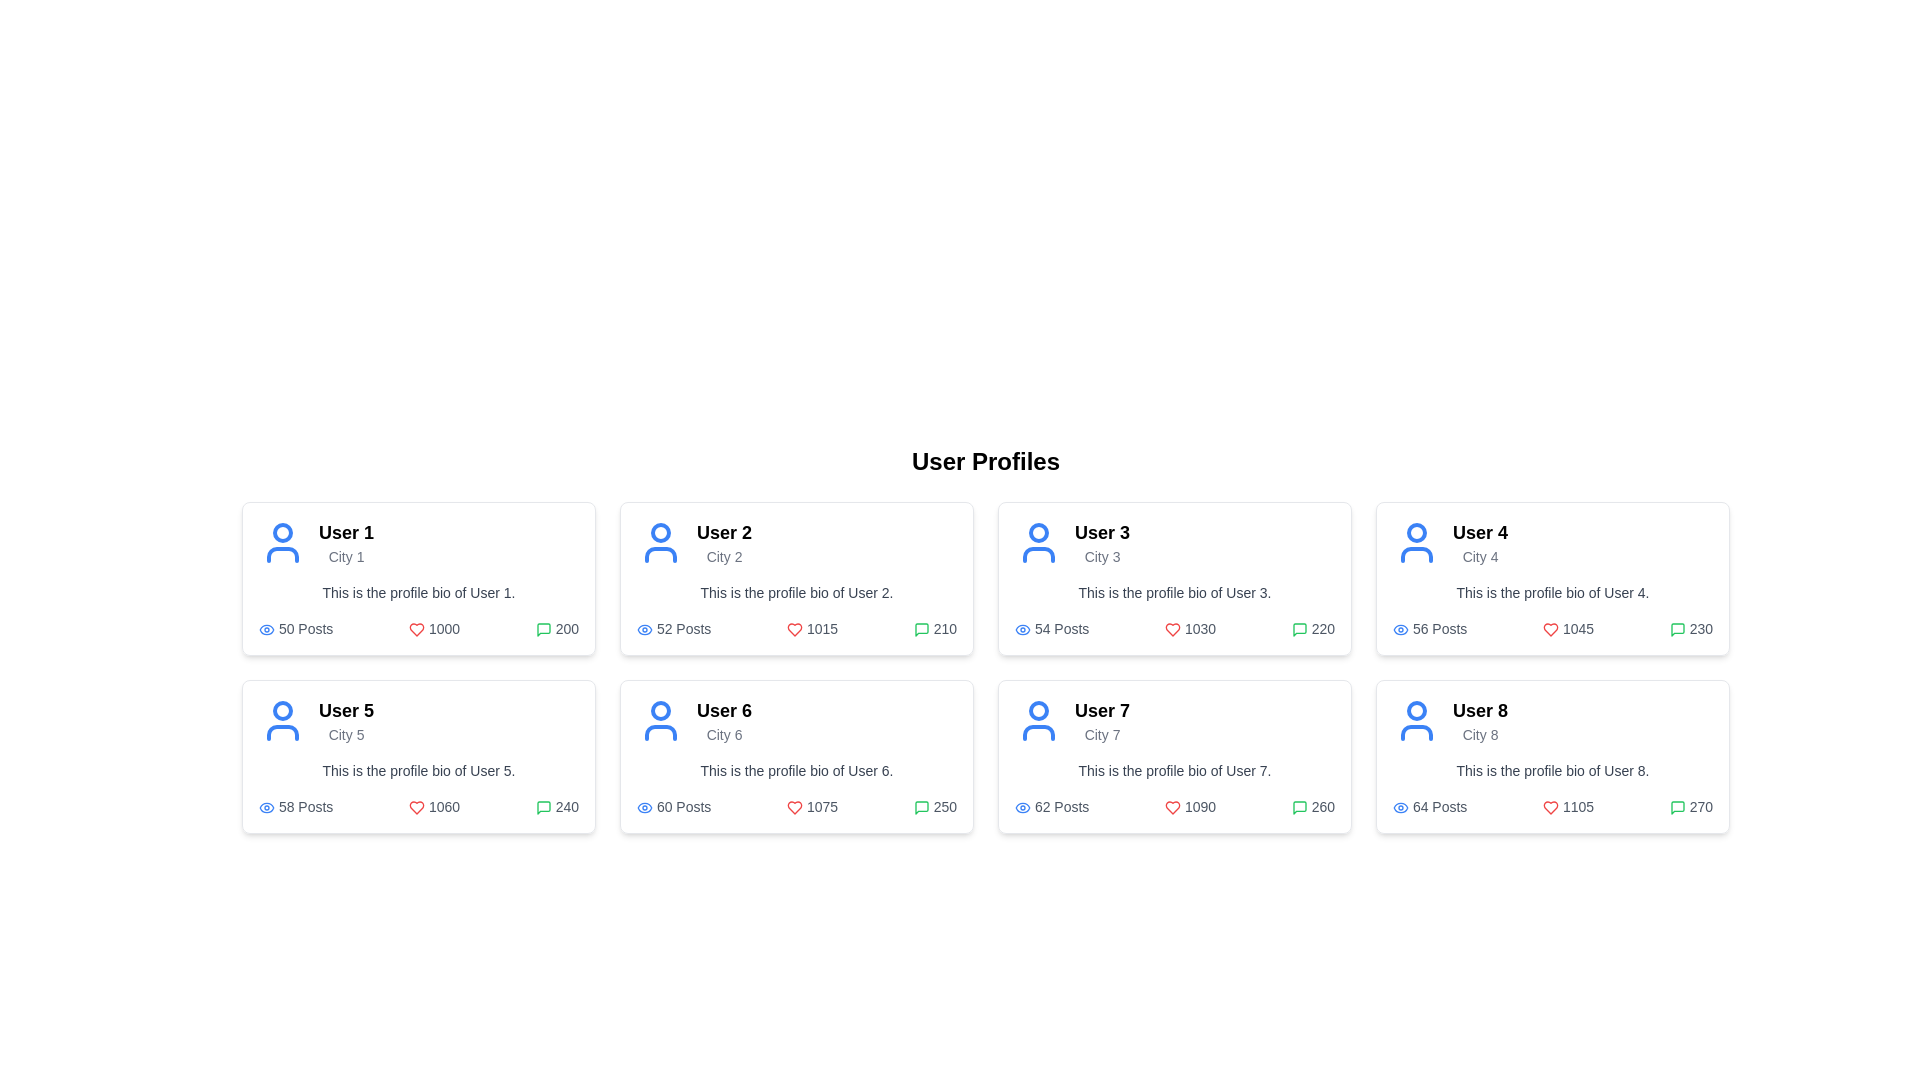  Describe the element at coordinates (1101, 721) in the screenshot. I see `text content displayed for 'User 7' from 'City 7' in the seventh profile card of a 4x2 grid layout` at that location.